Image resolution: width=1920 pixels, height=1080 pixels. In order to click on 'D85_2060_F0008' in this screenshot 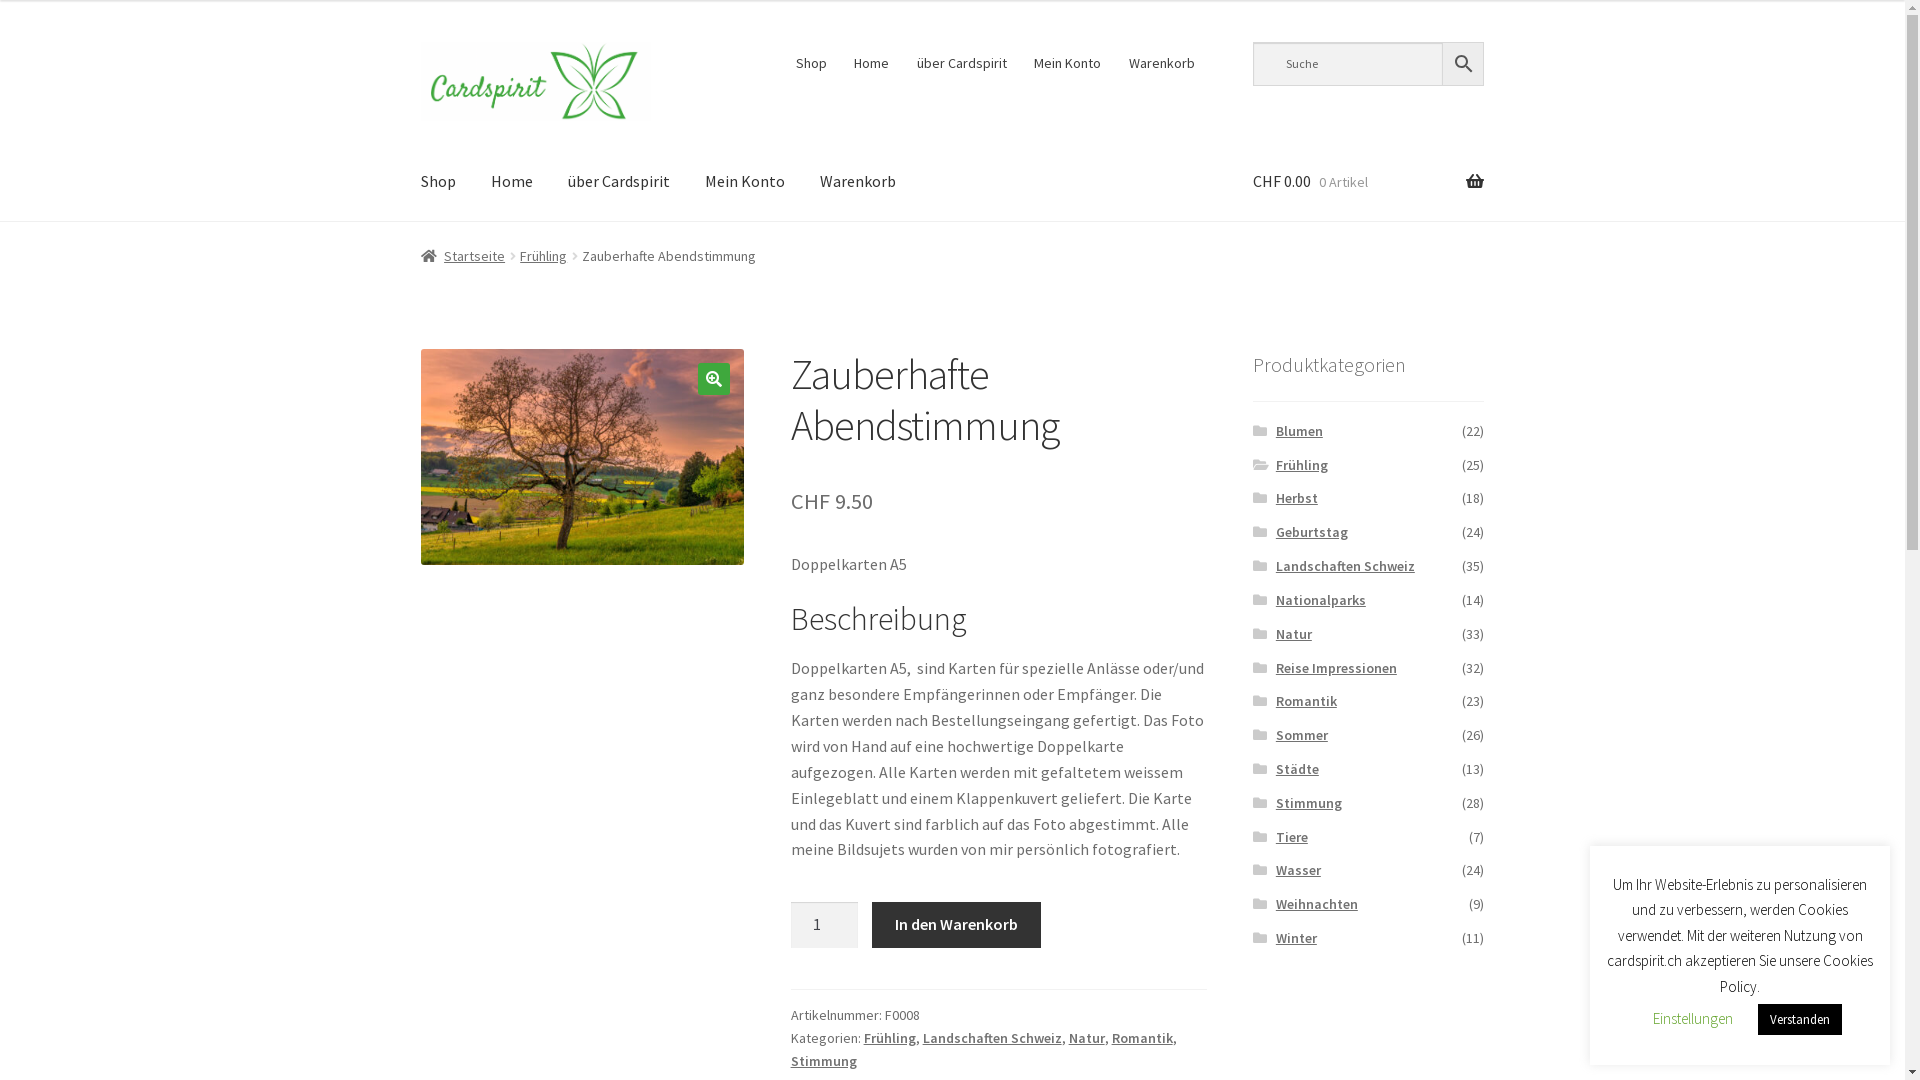, I will do `click(581, 456)`.